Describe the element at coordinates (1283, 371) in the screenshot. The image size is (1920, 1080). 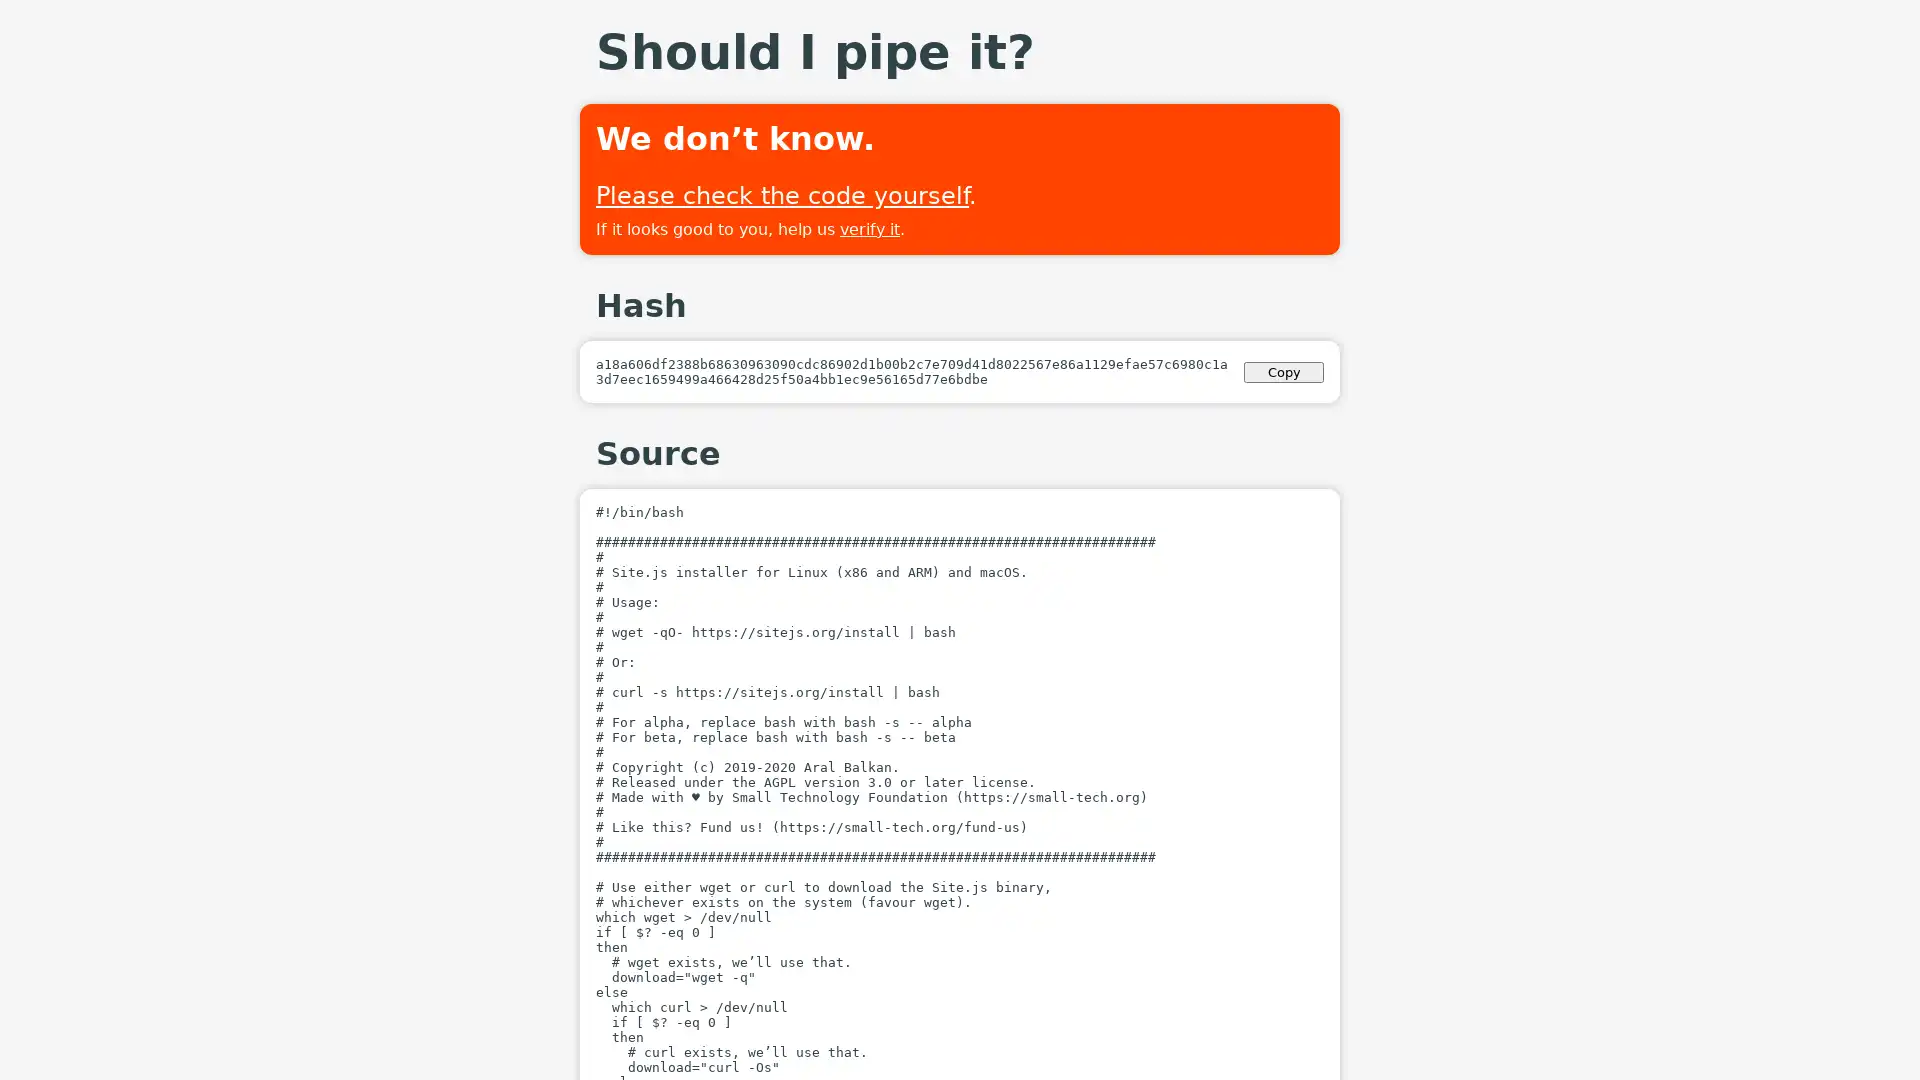
I see `Copy` at that location.